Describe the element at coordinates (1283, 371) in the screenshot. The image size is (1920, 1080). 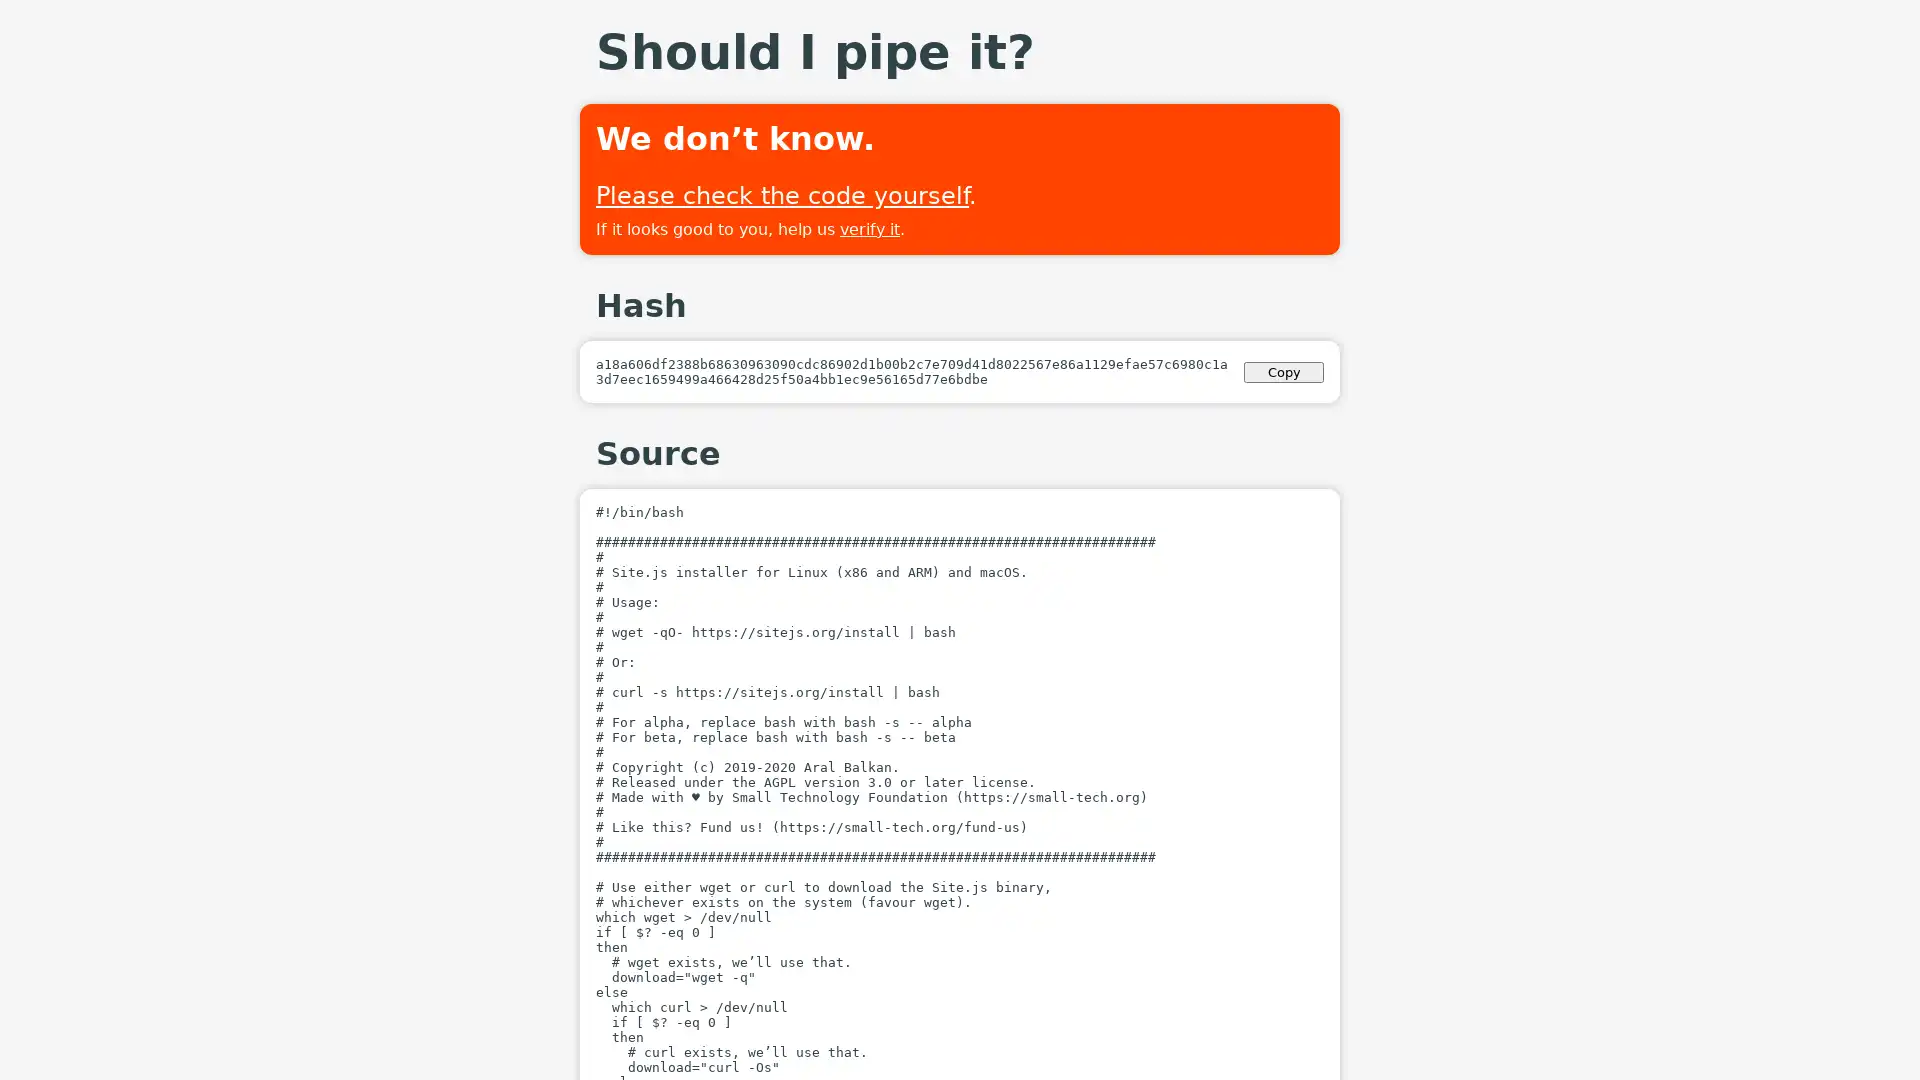
I see `Copy` at that location.